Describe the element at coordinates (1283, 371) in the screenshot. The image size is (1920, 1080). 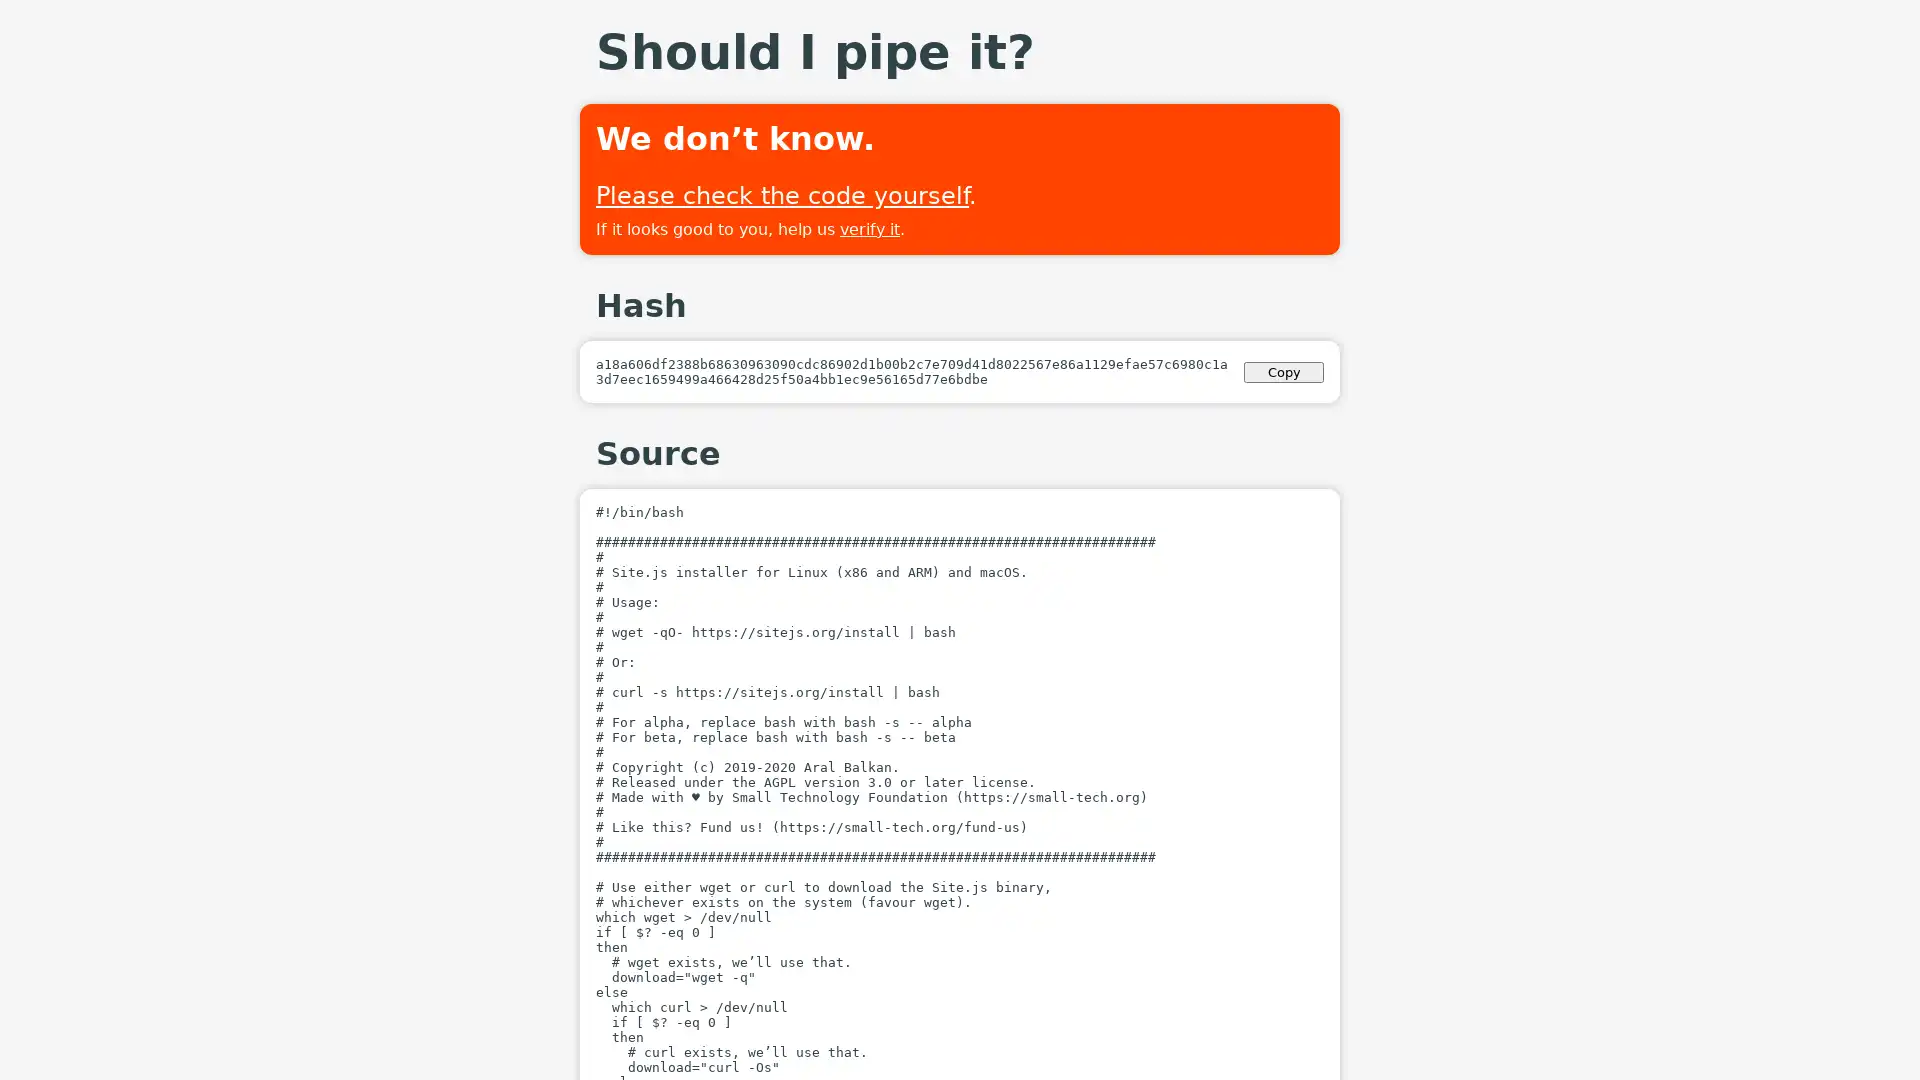
I see `Copy` at that location.